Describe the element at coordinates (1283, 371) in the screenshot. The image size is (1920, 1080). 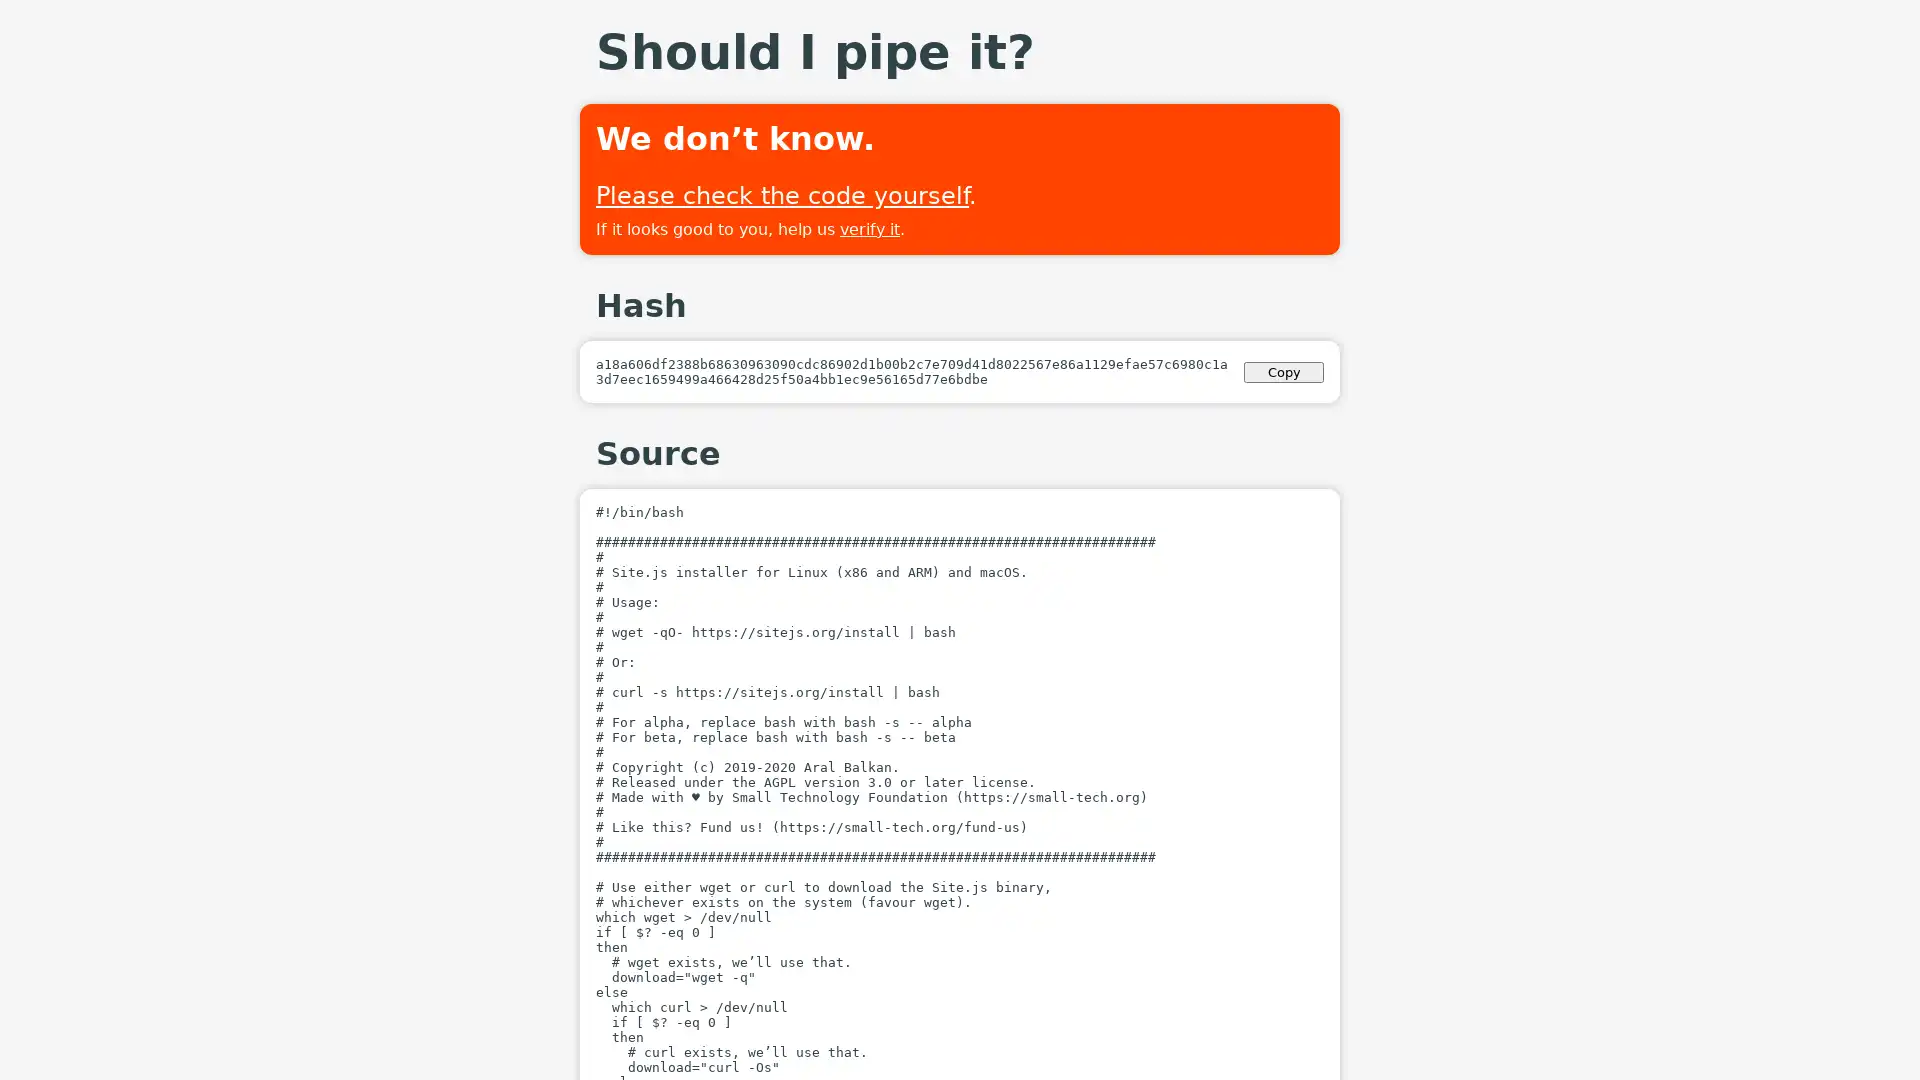
I see `Copy` at that location.